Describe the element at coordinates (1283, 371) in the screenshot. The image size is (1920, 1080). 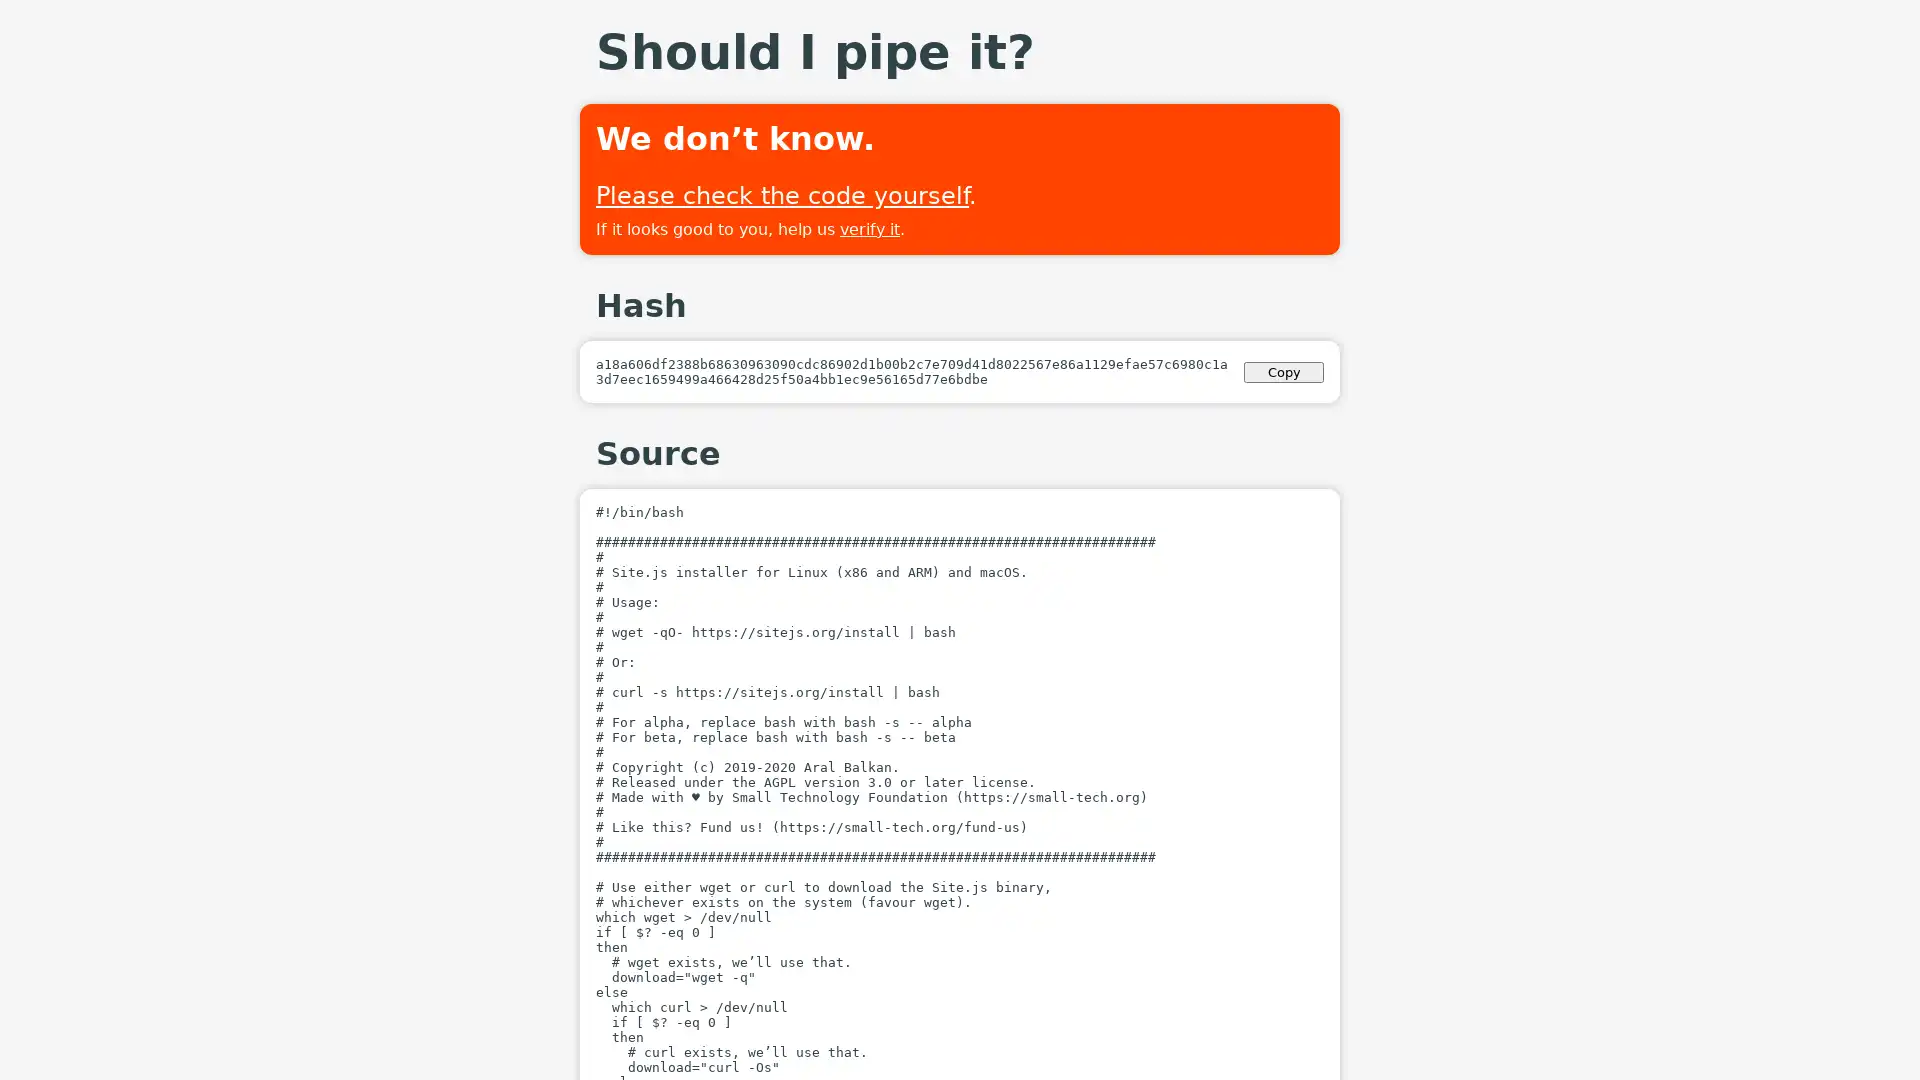
I see `Copy` at that location.